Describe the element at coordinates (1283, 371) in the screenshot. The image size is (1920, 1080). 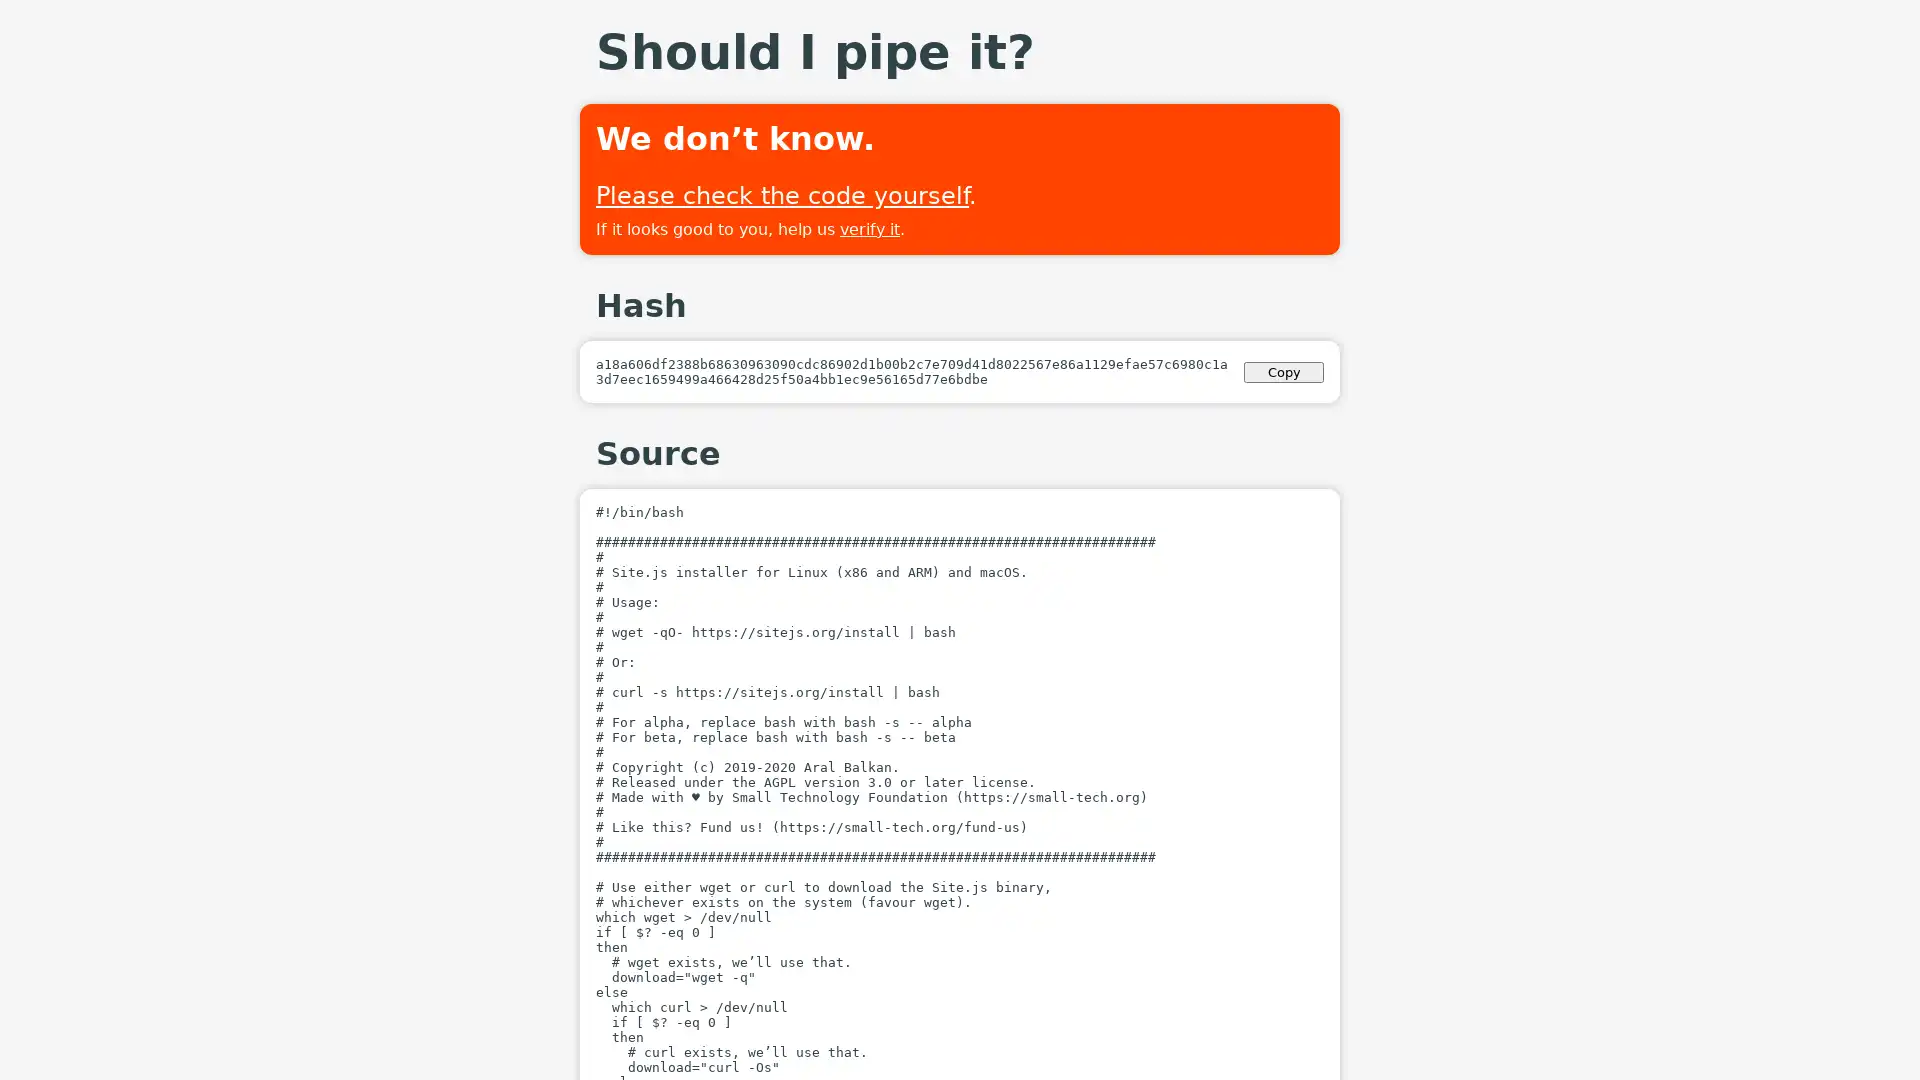
I see `Copy` at that location.